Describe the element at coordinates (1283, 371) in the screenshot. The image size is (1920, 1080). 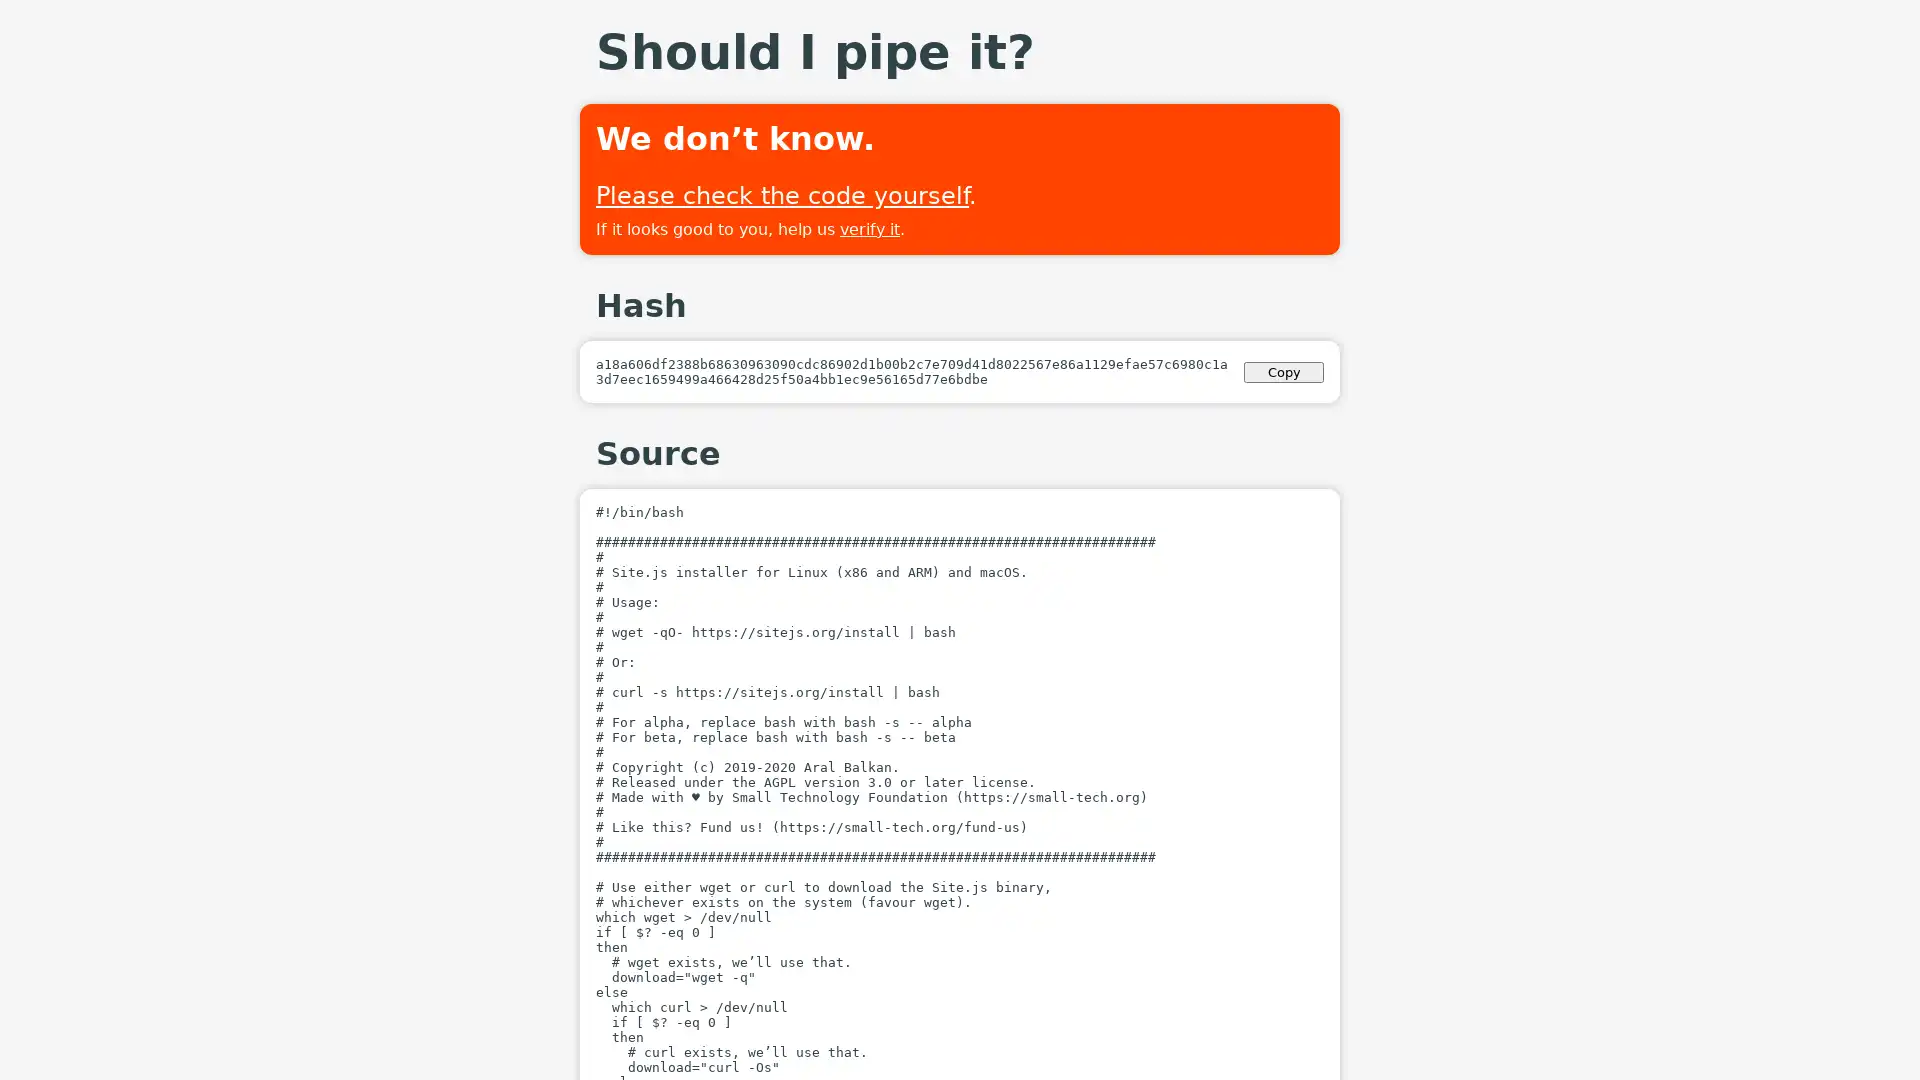
I see `Copy` at that location.